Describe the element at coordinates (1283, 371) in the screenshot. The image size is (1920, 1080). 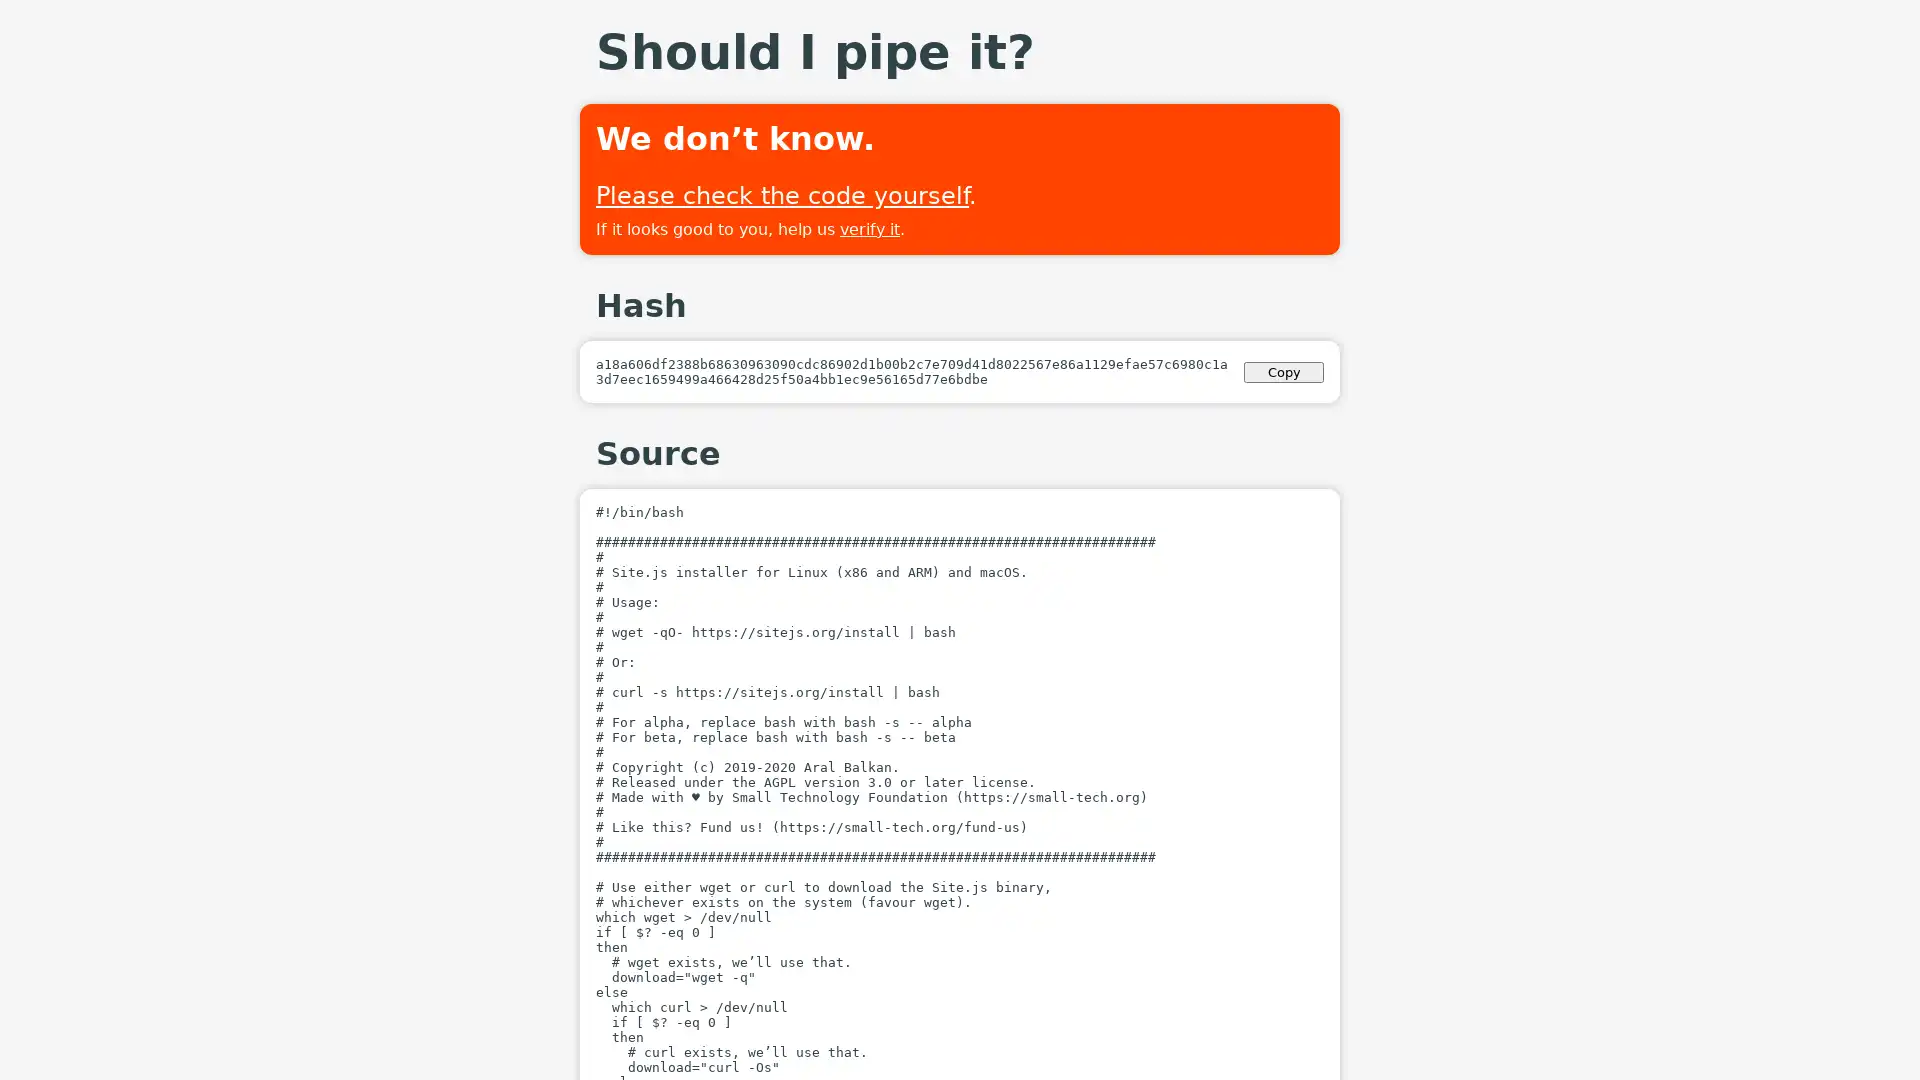
I see `Copy` at that location.